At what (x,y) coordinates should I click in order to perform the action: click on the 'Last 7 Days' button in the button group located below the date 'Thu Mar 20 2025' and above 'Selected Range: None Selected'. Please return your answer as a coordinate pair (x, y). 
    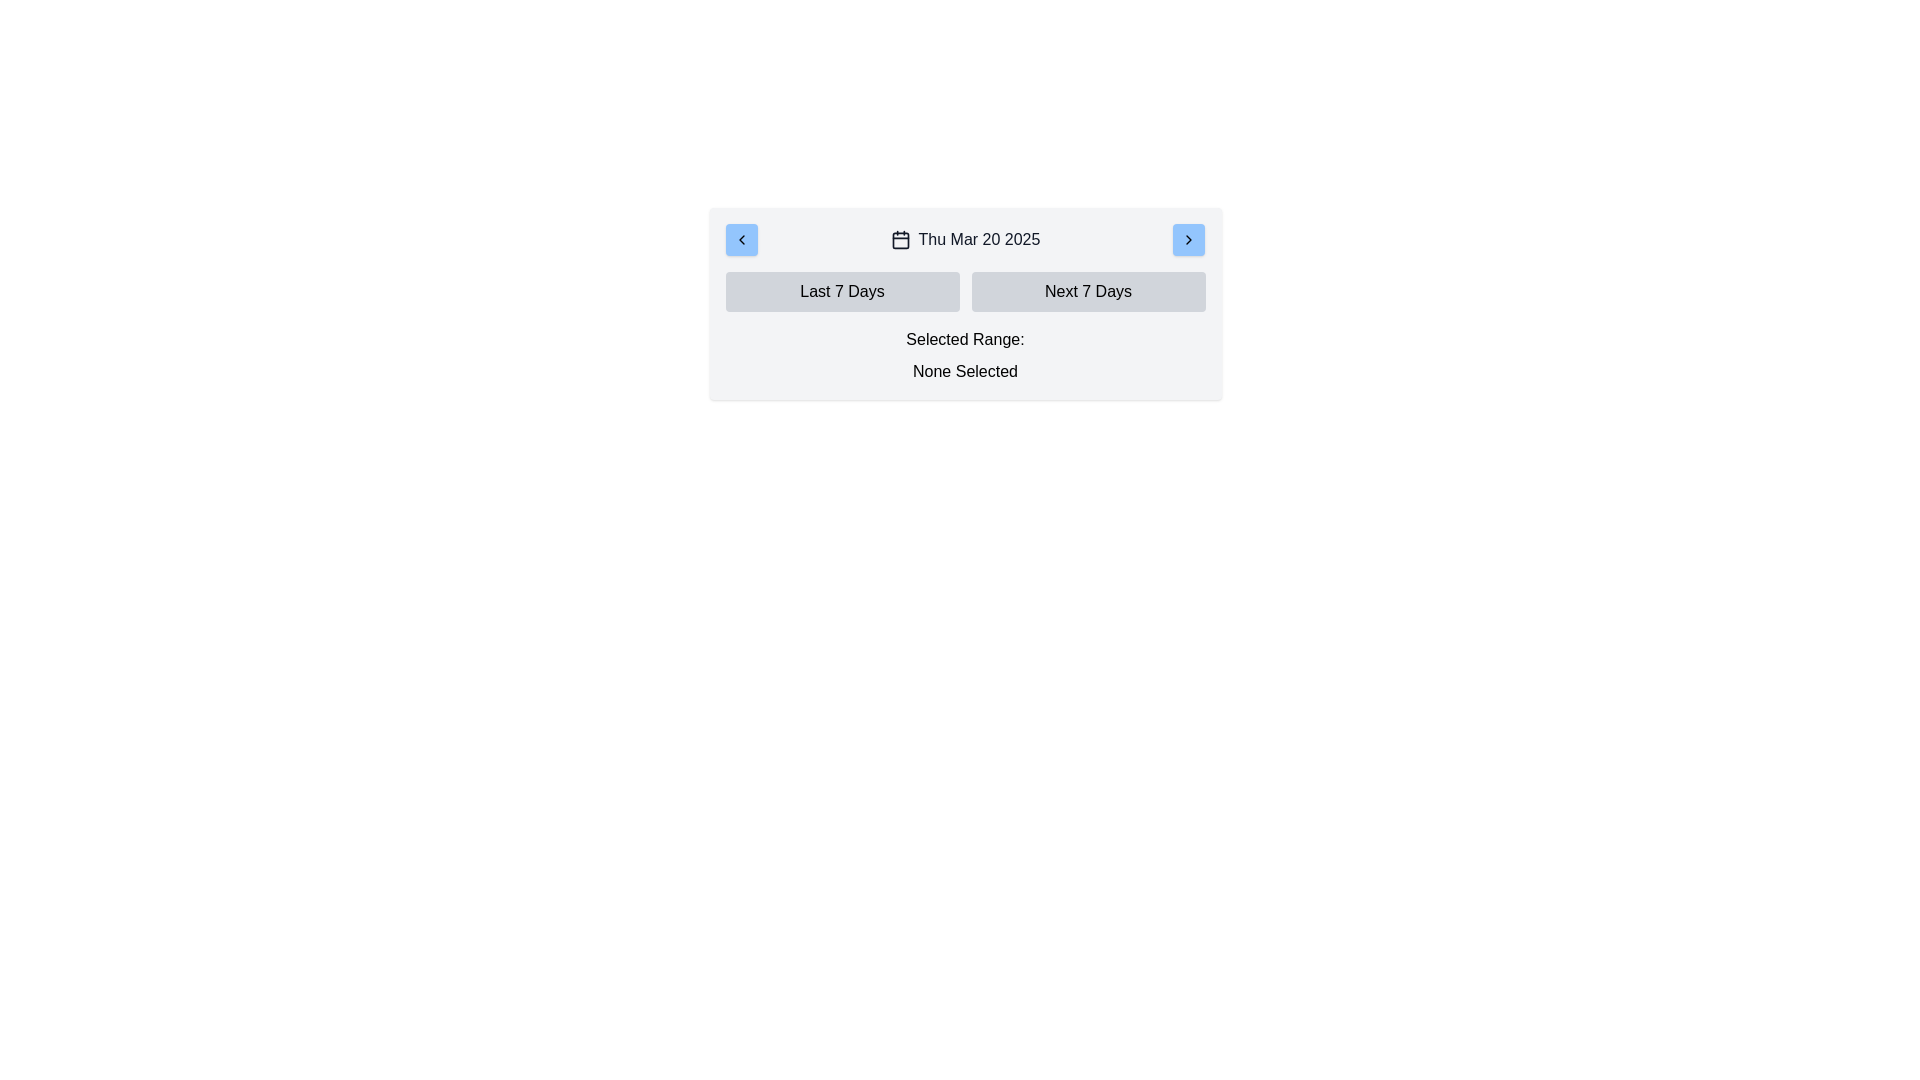
    Looking at the image, I should click on (965, 292).